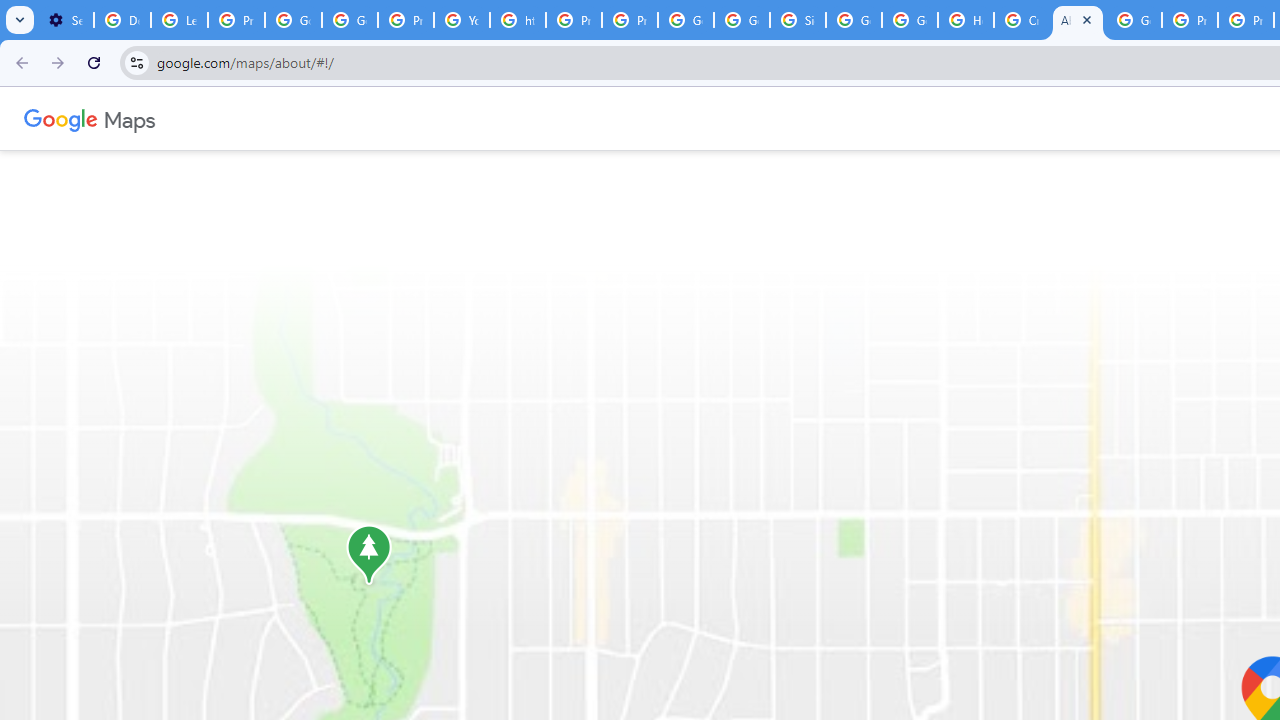  Describe the element at coordinates (797, 20) in the screenshot. I see `'Sign in - Google Accounts'` at that location.